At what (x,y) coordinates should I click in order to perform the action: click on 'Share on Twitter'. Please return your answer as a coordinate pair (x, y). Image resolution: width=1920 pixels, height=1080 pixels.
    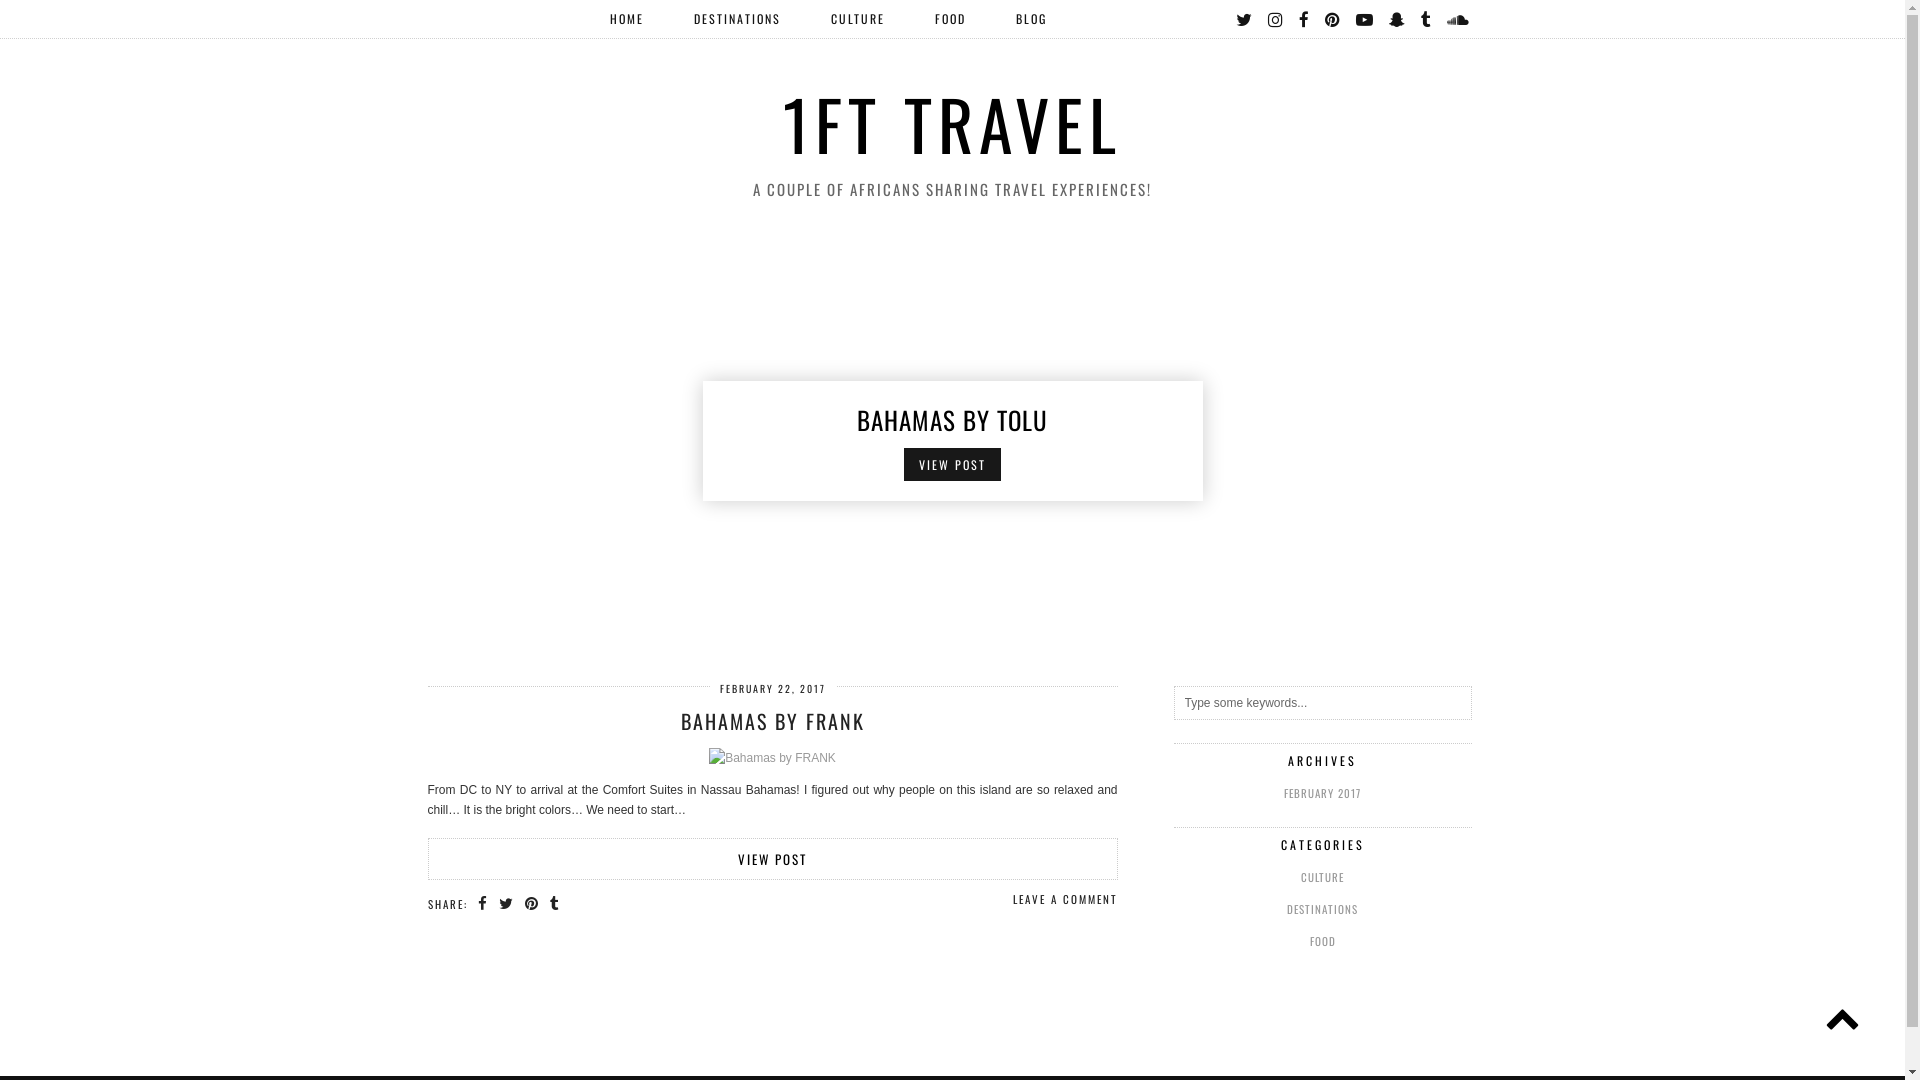
    Looking at the image, I should click on (505, 902).